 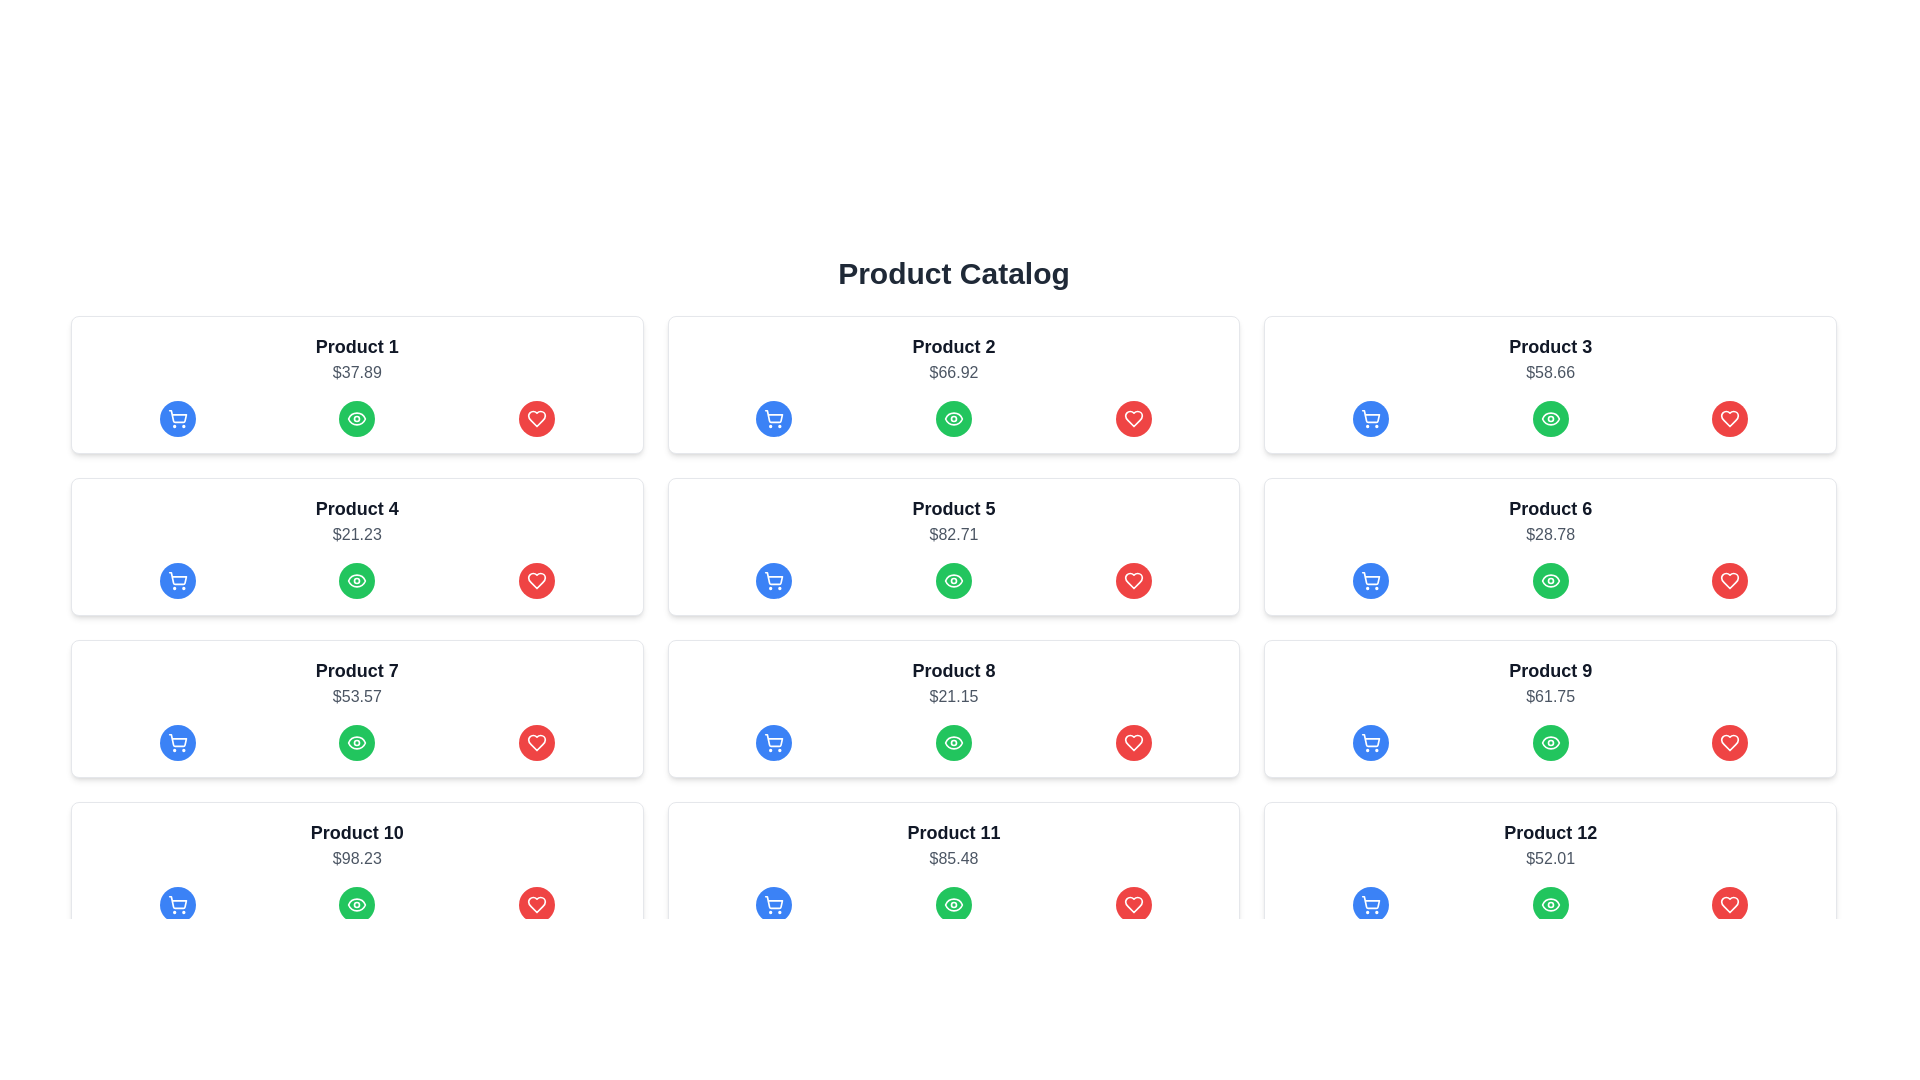 I want to click on the favorite button located in the bottom-right corner of the product card, so click(x=536, y=905).